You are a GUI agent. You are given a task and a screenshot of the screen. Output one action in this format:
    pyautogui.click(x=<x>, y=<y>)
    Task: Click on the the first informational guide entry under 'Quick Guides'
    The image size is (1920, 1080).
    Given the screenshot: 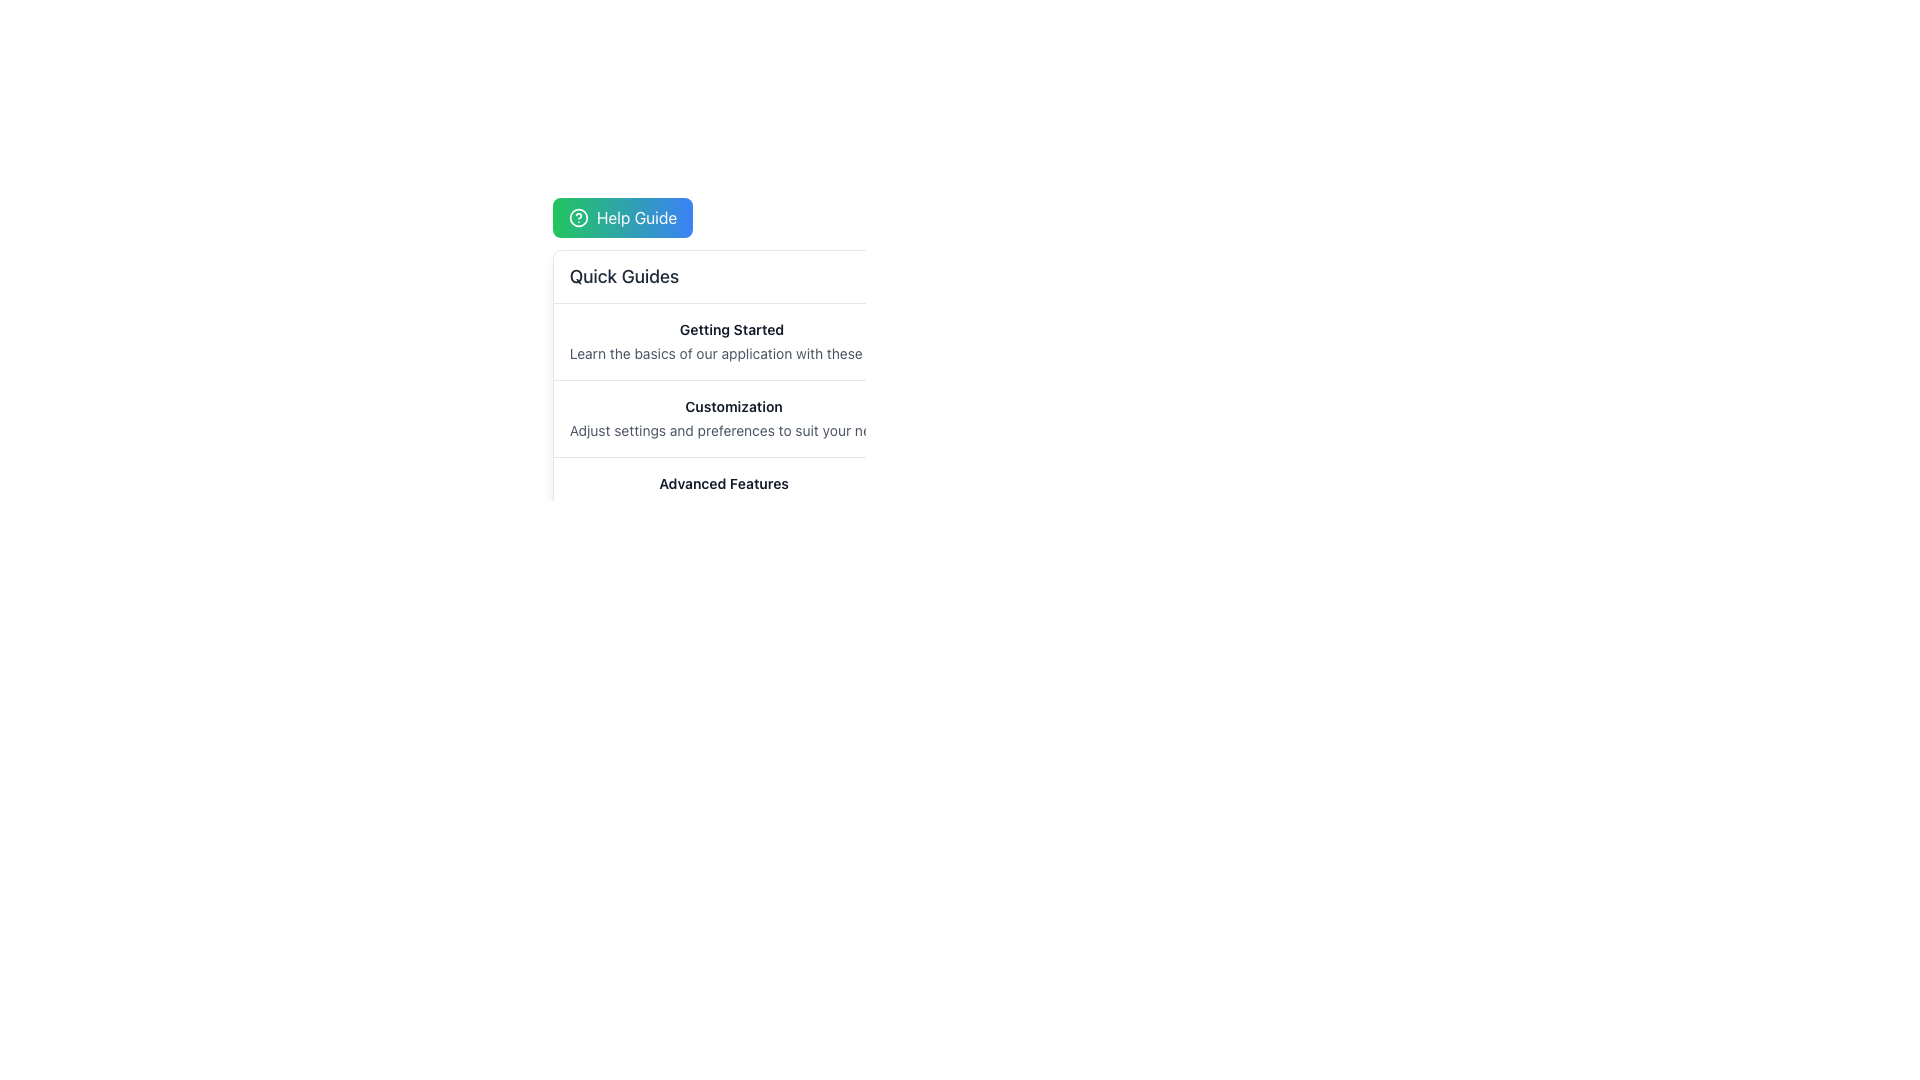 What is the action you would take?
    pyautogui.click(x=743, y=341)
    